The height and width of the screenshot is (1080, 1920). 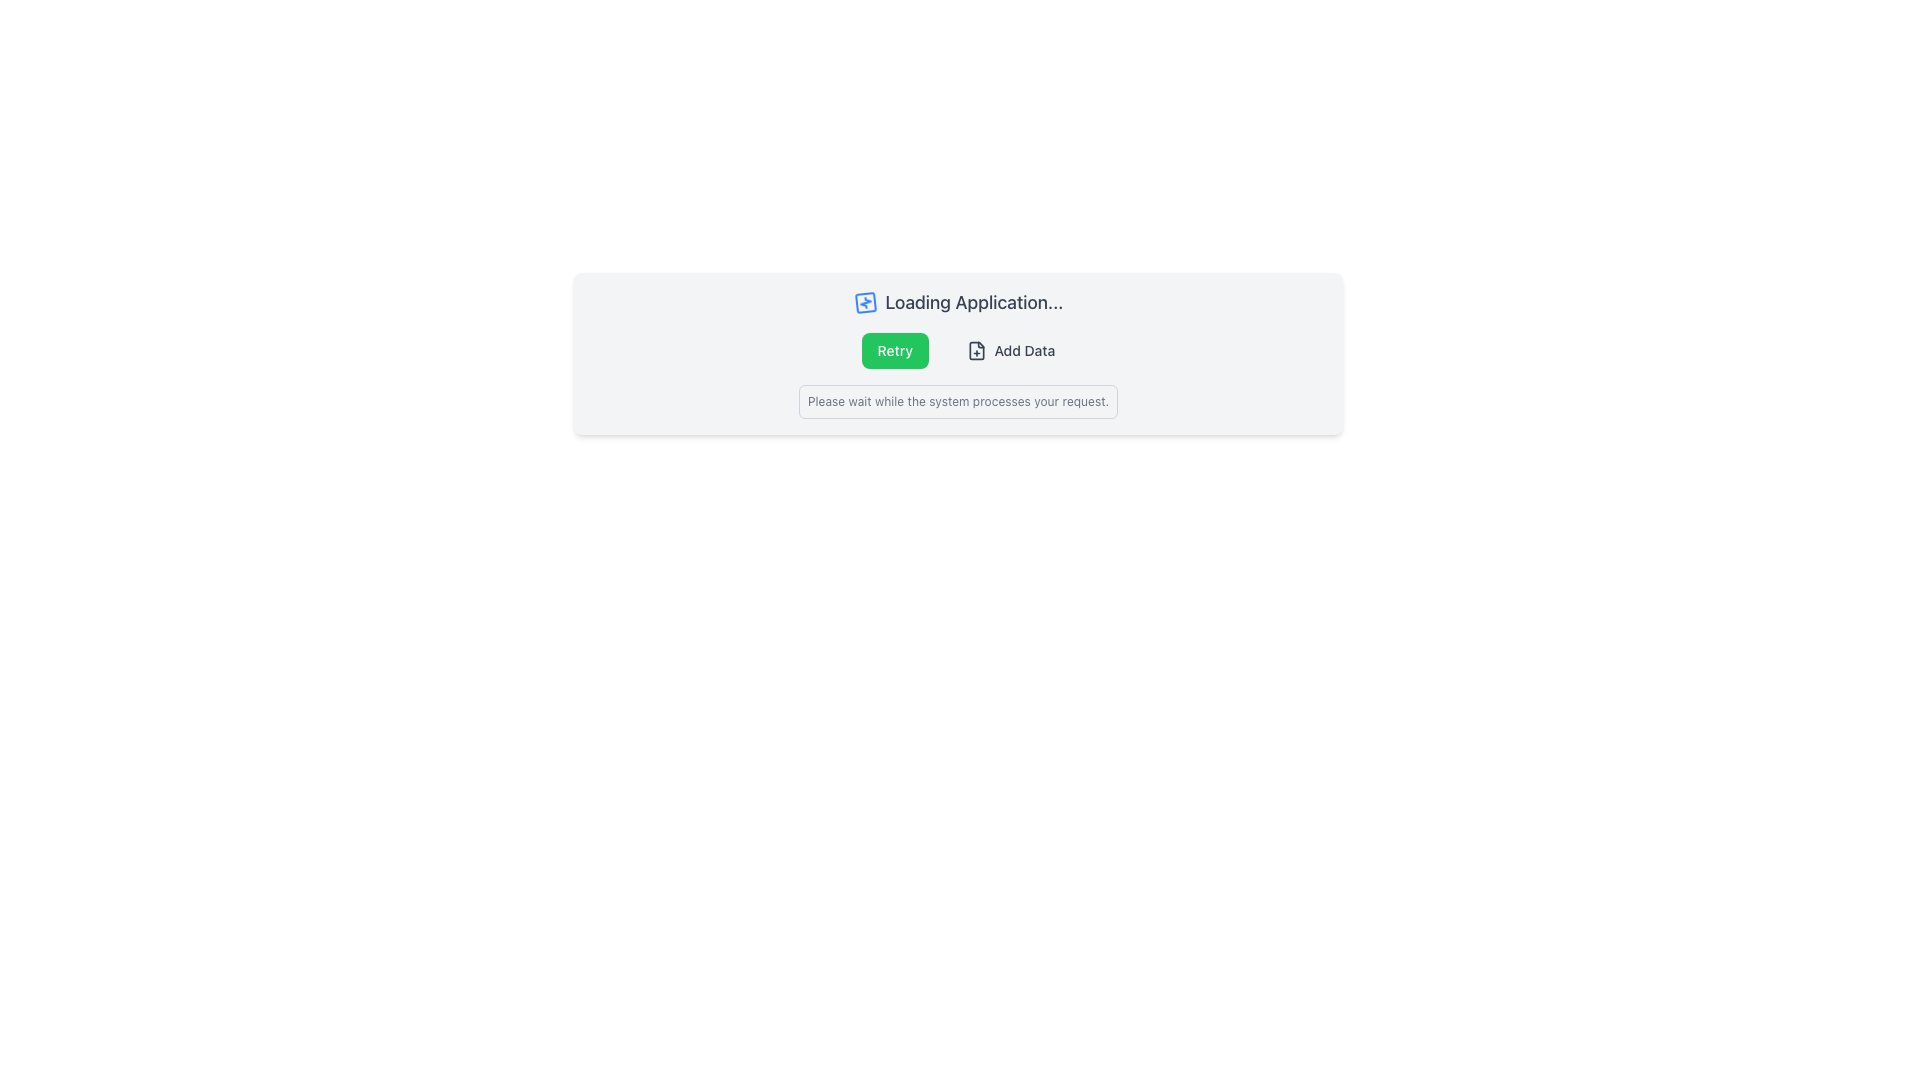 I want to click on the green 'Retry' button with rounded corners, so click(x=905, y=350).